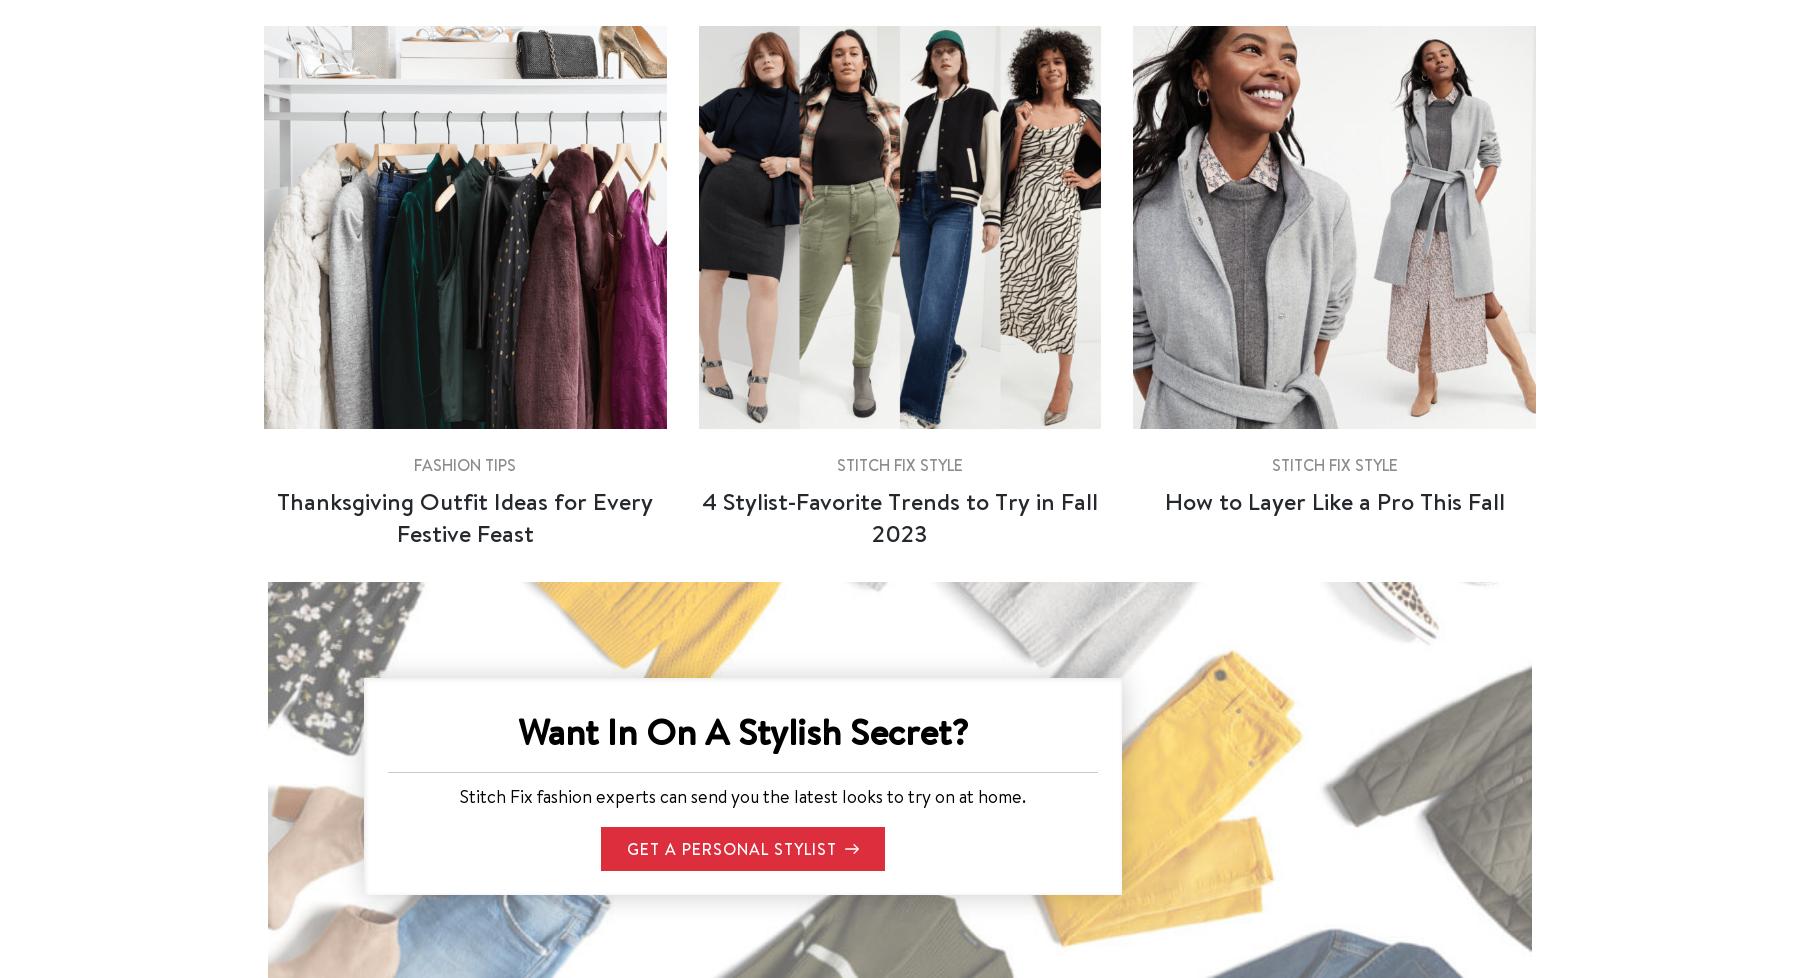  What do you see at coordinates (1333, 500) in the screenshot?
I see `'How to Layer Like a Pro This Fall'` at bounding box center [1333, 500].